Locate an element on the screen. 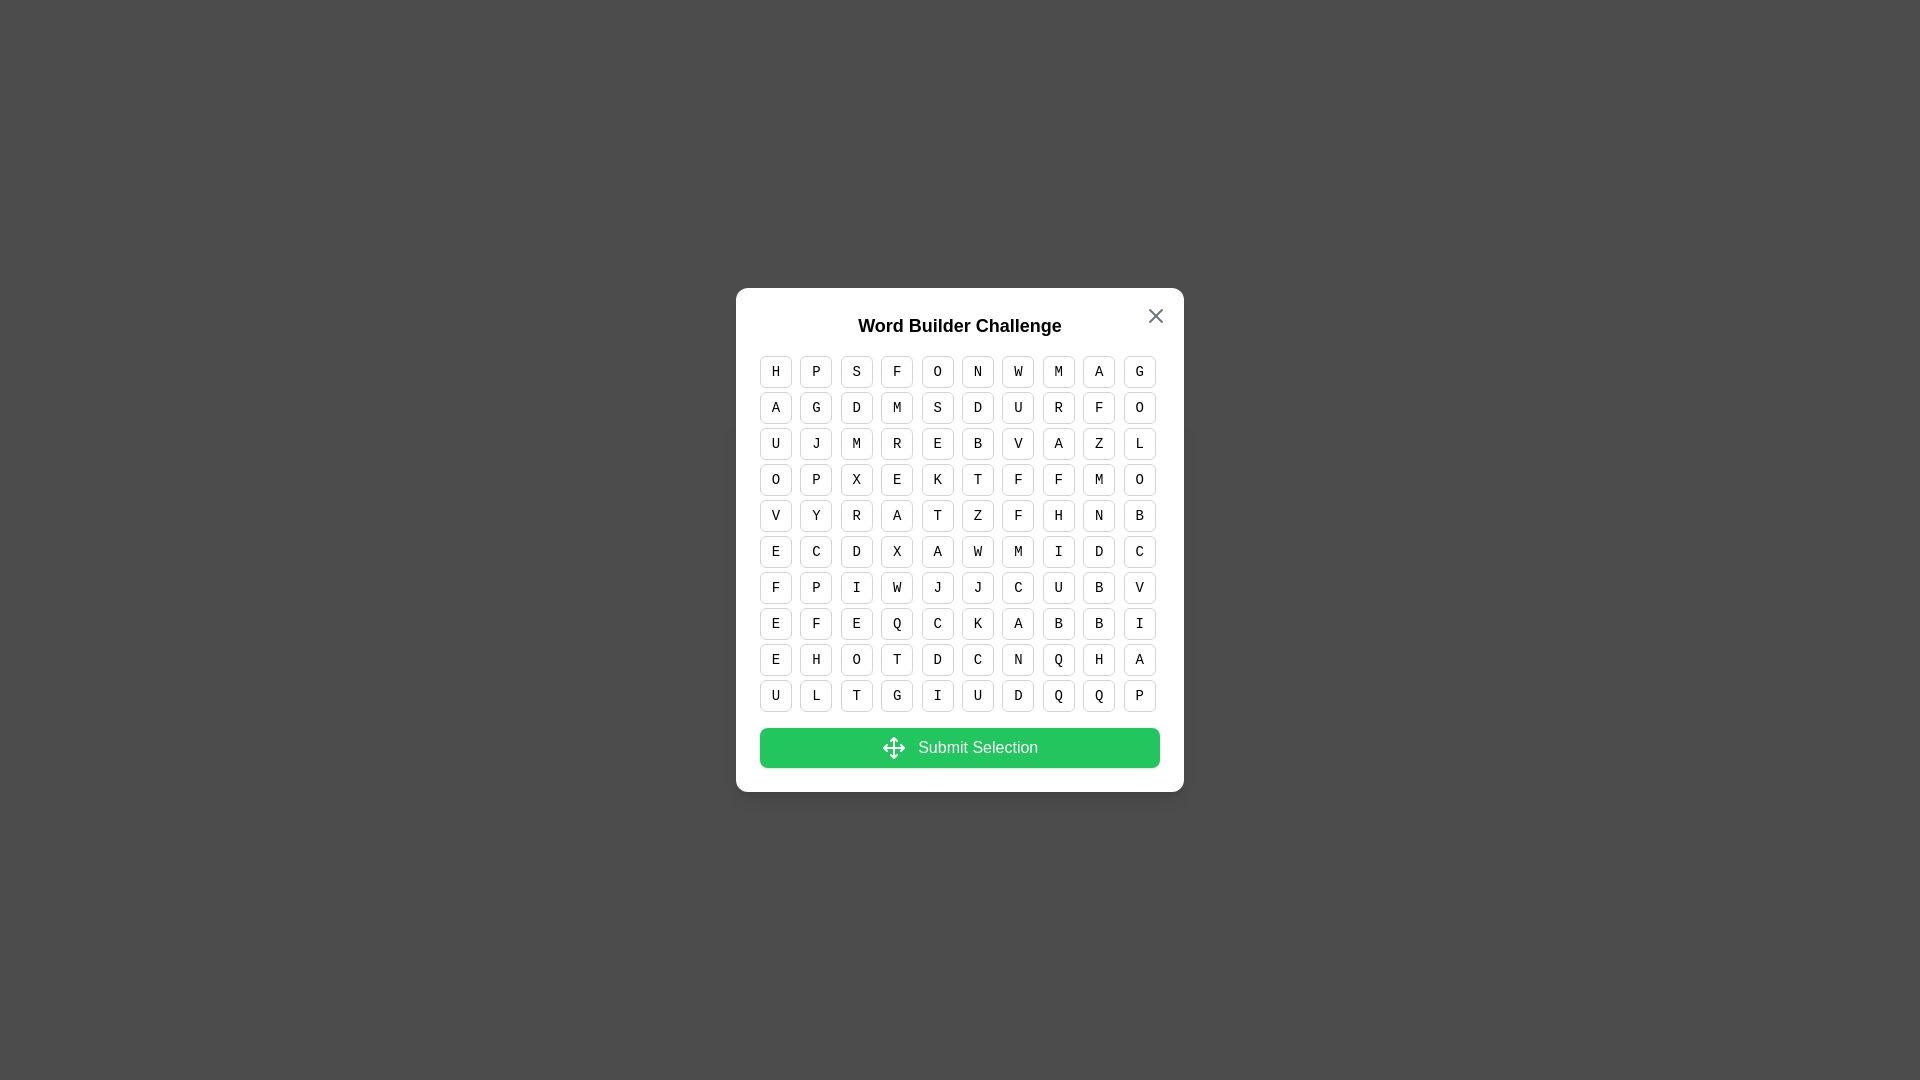 The width and height of the screenshot is (1920, 1080). the 'X' button at the top-right corner of the dialog to close it is located at coordinates (1156, 315).